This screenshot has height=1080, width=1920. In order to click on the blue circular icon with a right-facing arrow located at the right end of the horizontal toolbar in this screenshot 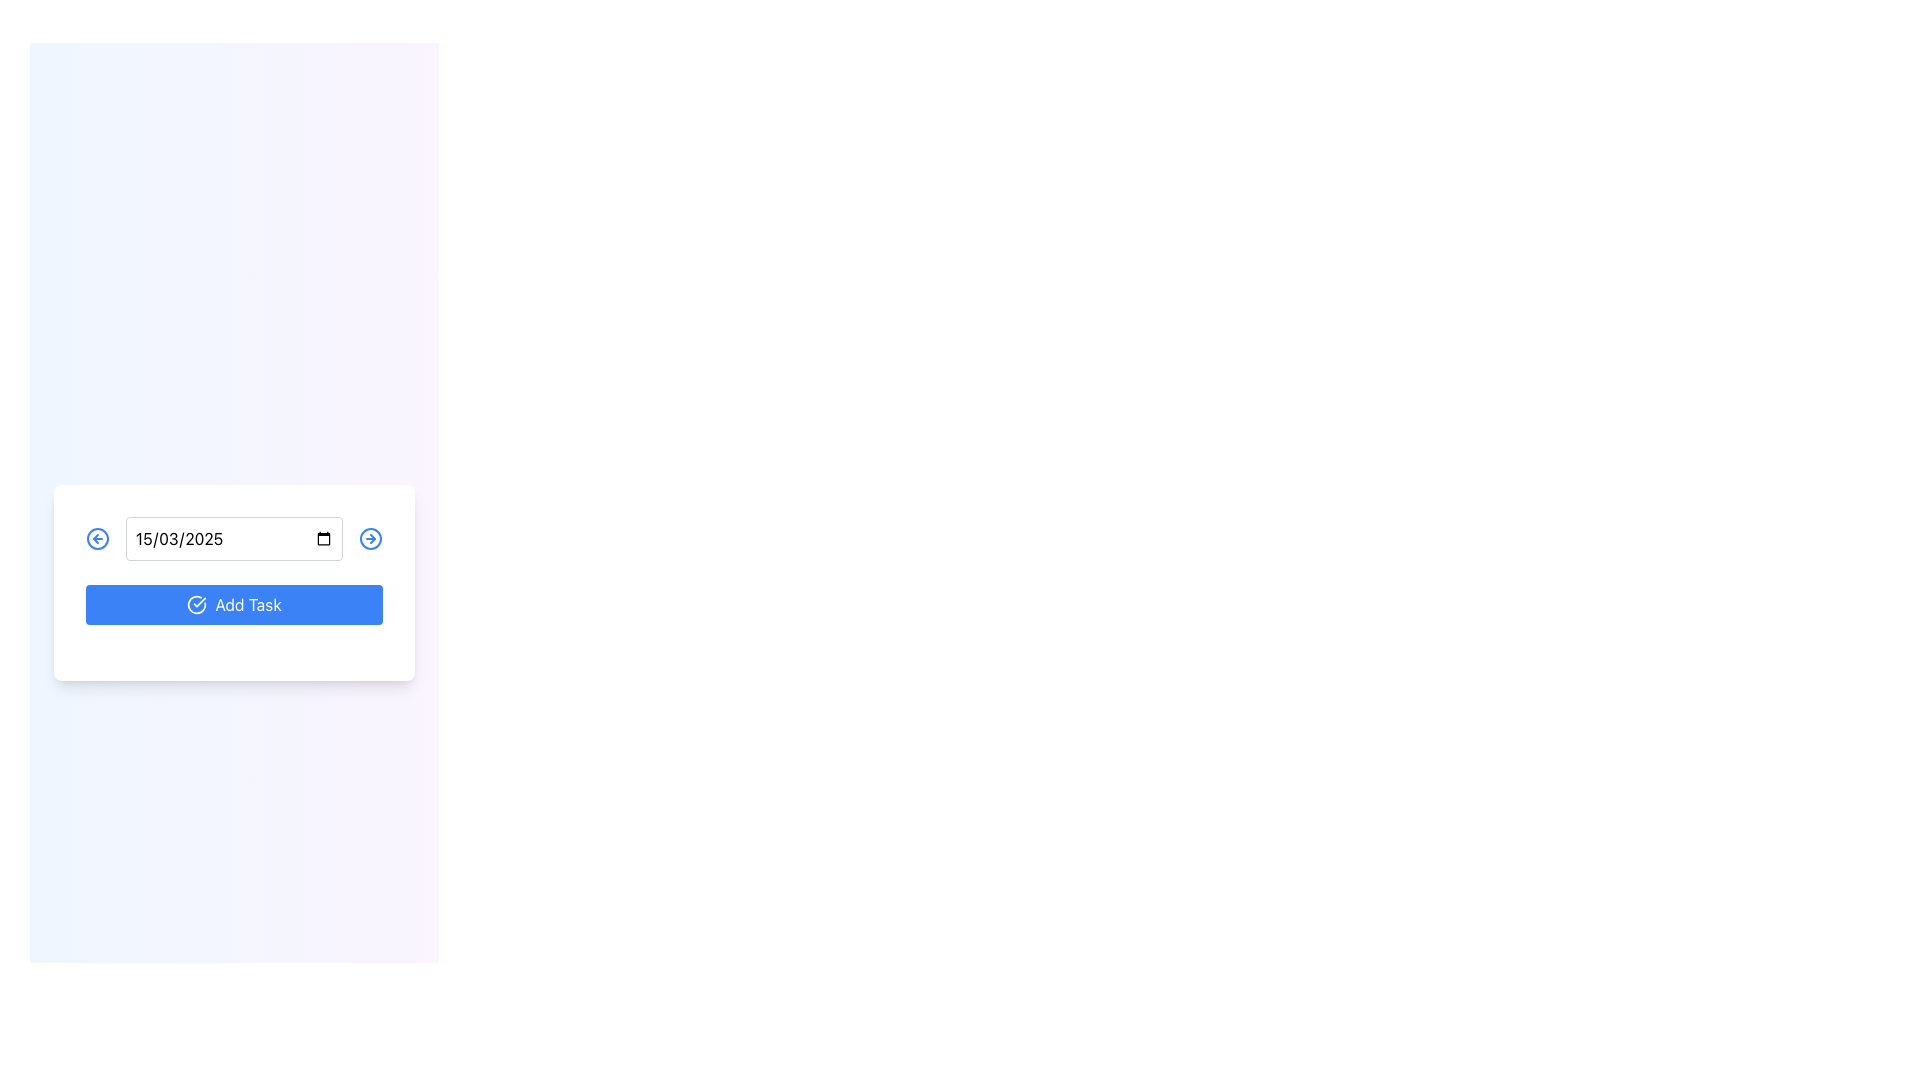, I will do `click(370, 538)`.